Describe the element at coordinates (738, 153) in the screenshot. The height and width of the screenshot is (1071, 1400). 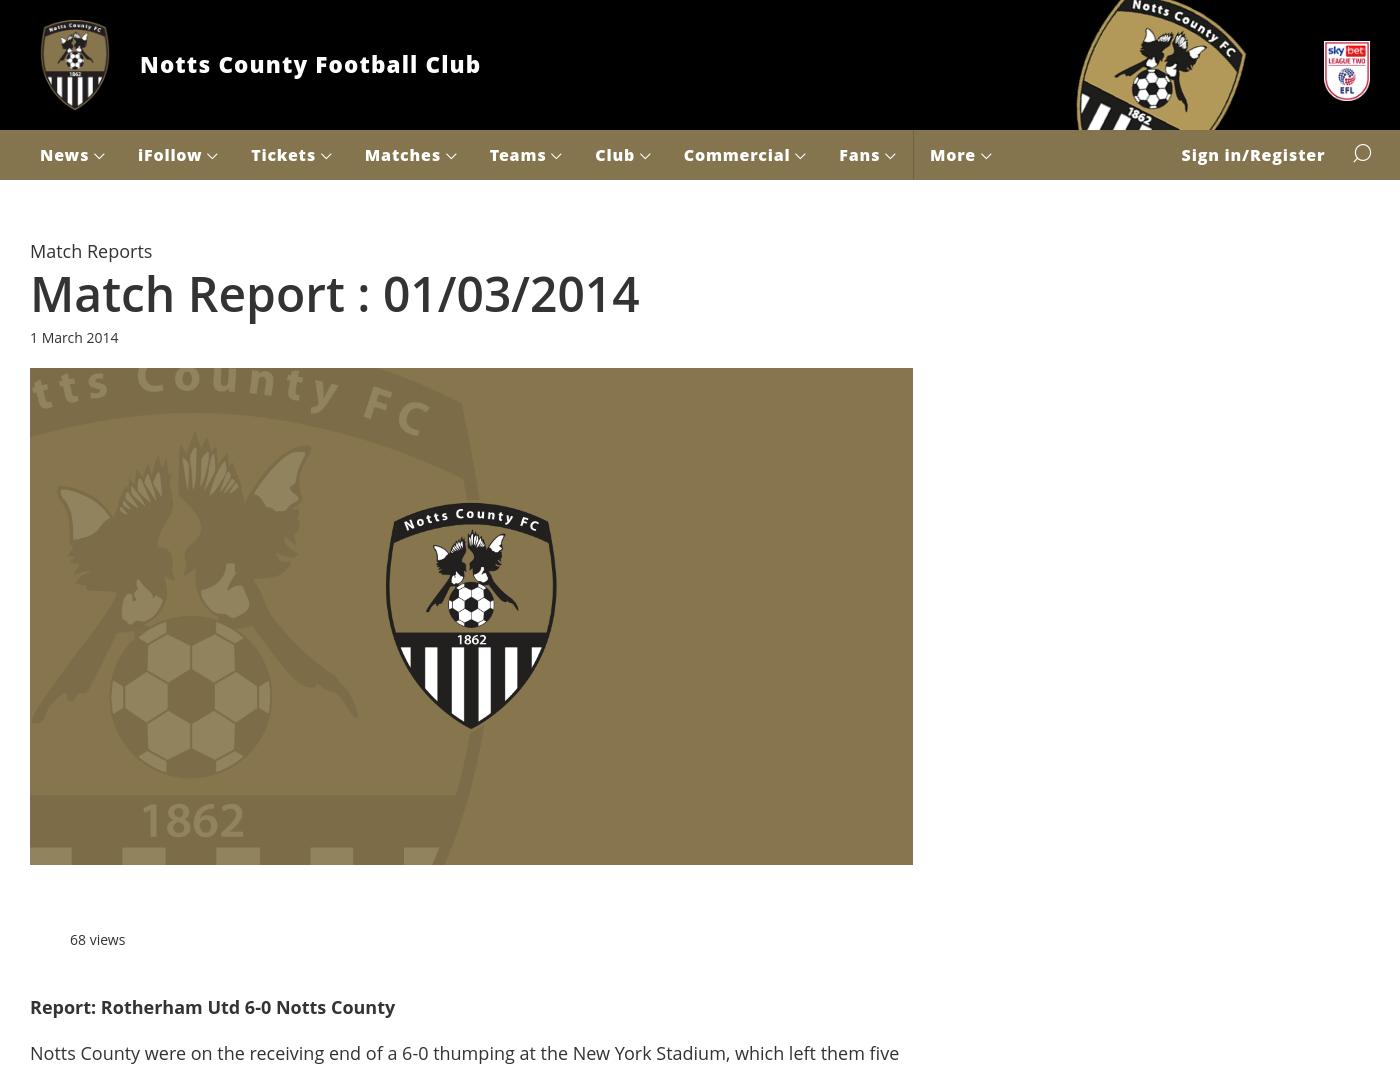
I see `'Commercial'` at that location.